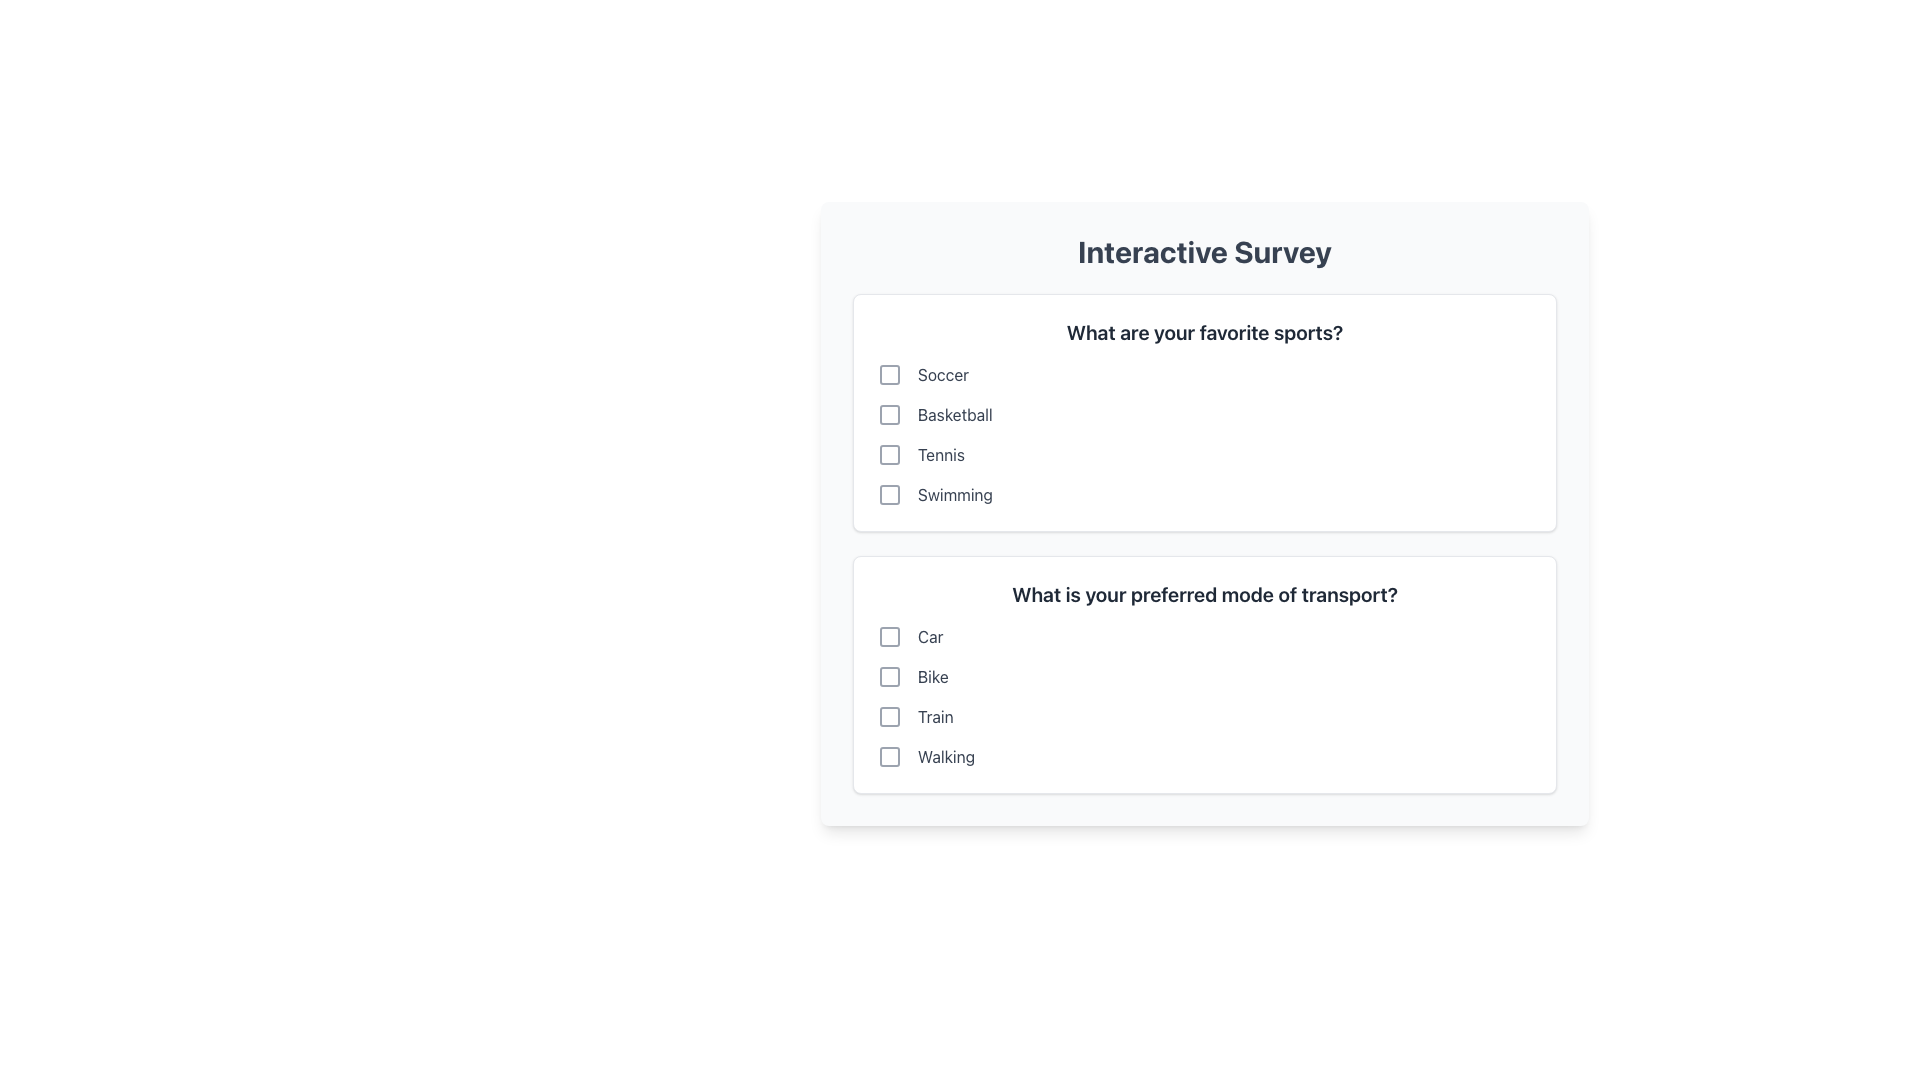 The width and height of the screenshot is (1920, 1080). What do you see at coordinates (929, 636) in the screenshot?
I see `the Text Label element displaying 'Car' in gray font, located next to the checkbox icon in the survey question about preferred mode of transport` at bounding box center [929, 636].